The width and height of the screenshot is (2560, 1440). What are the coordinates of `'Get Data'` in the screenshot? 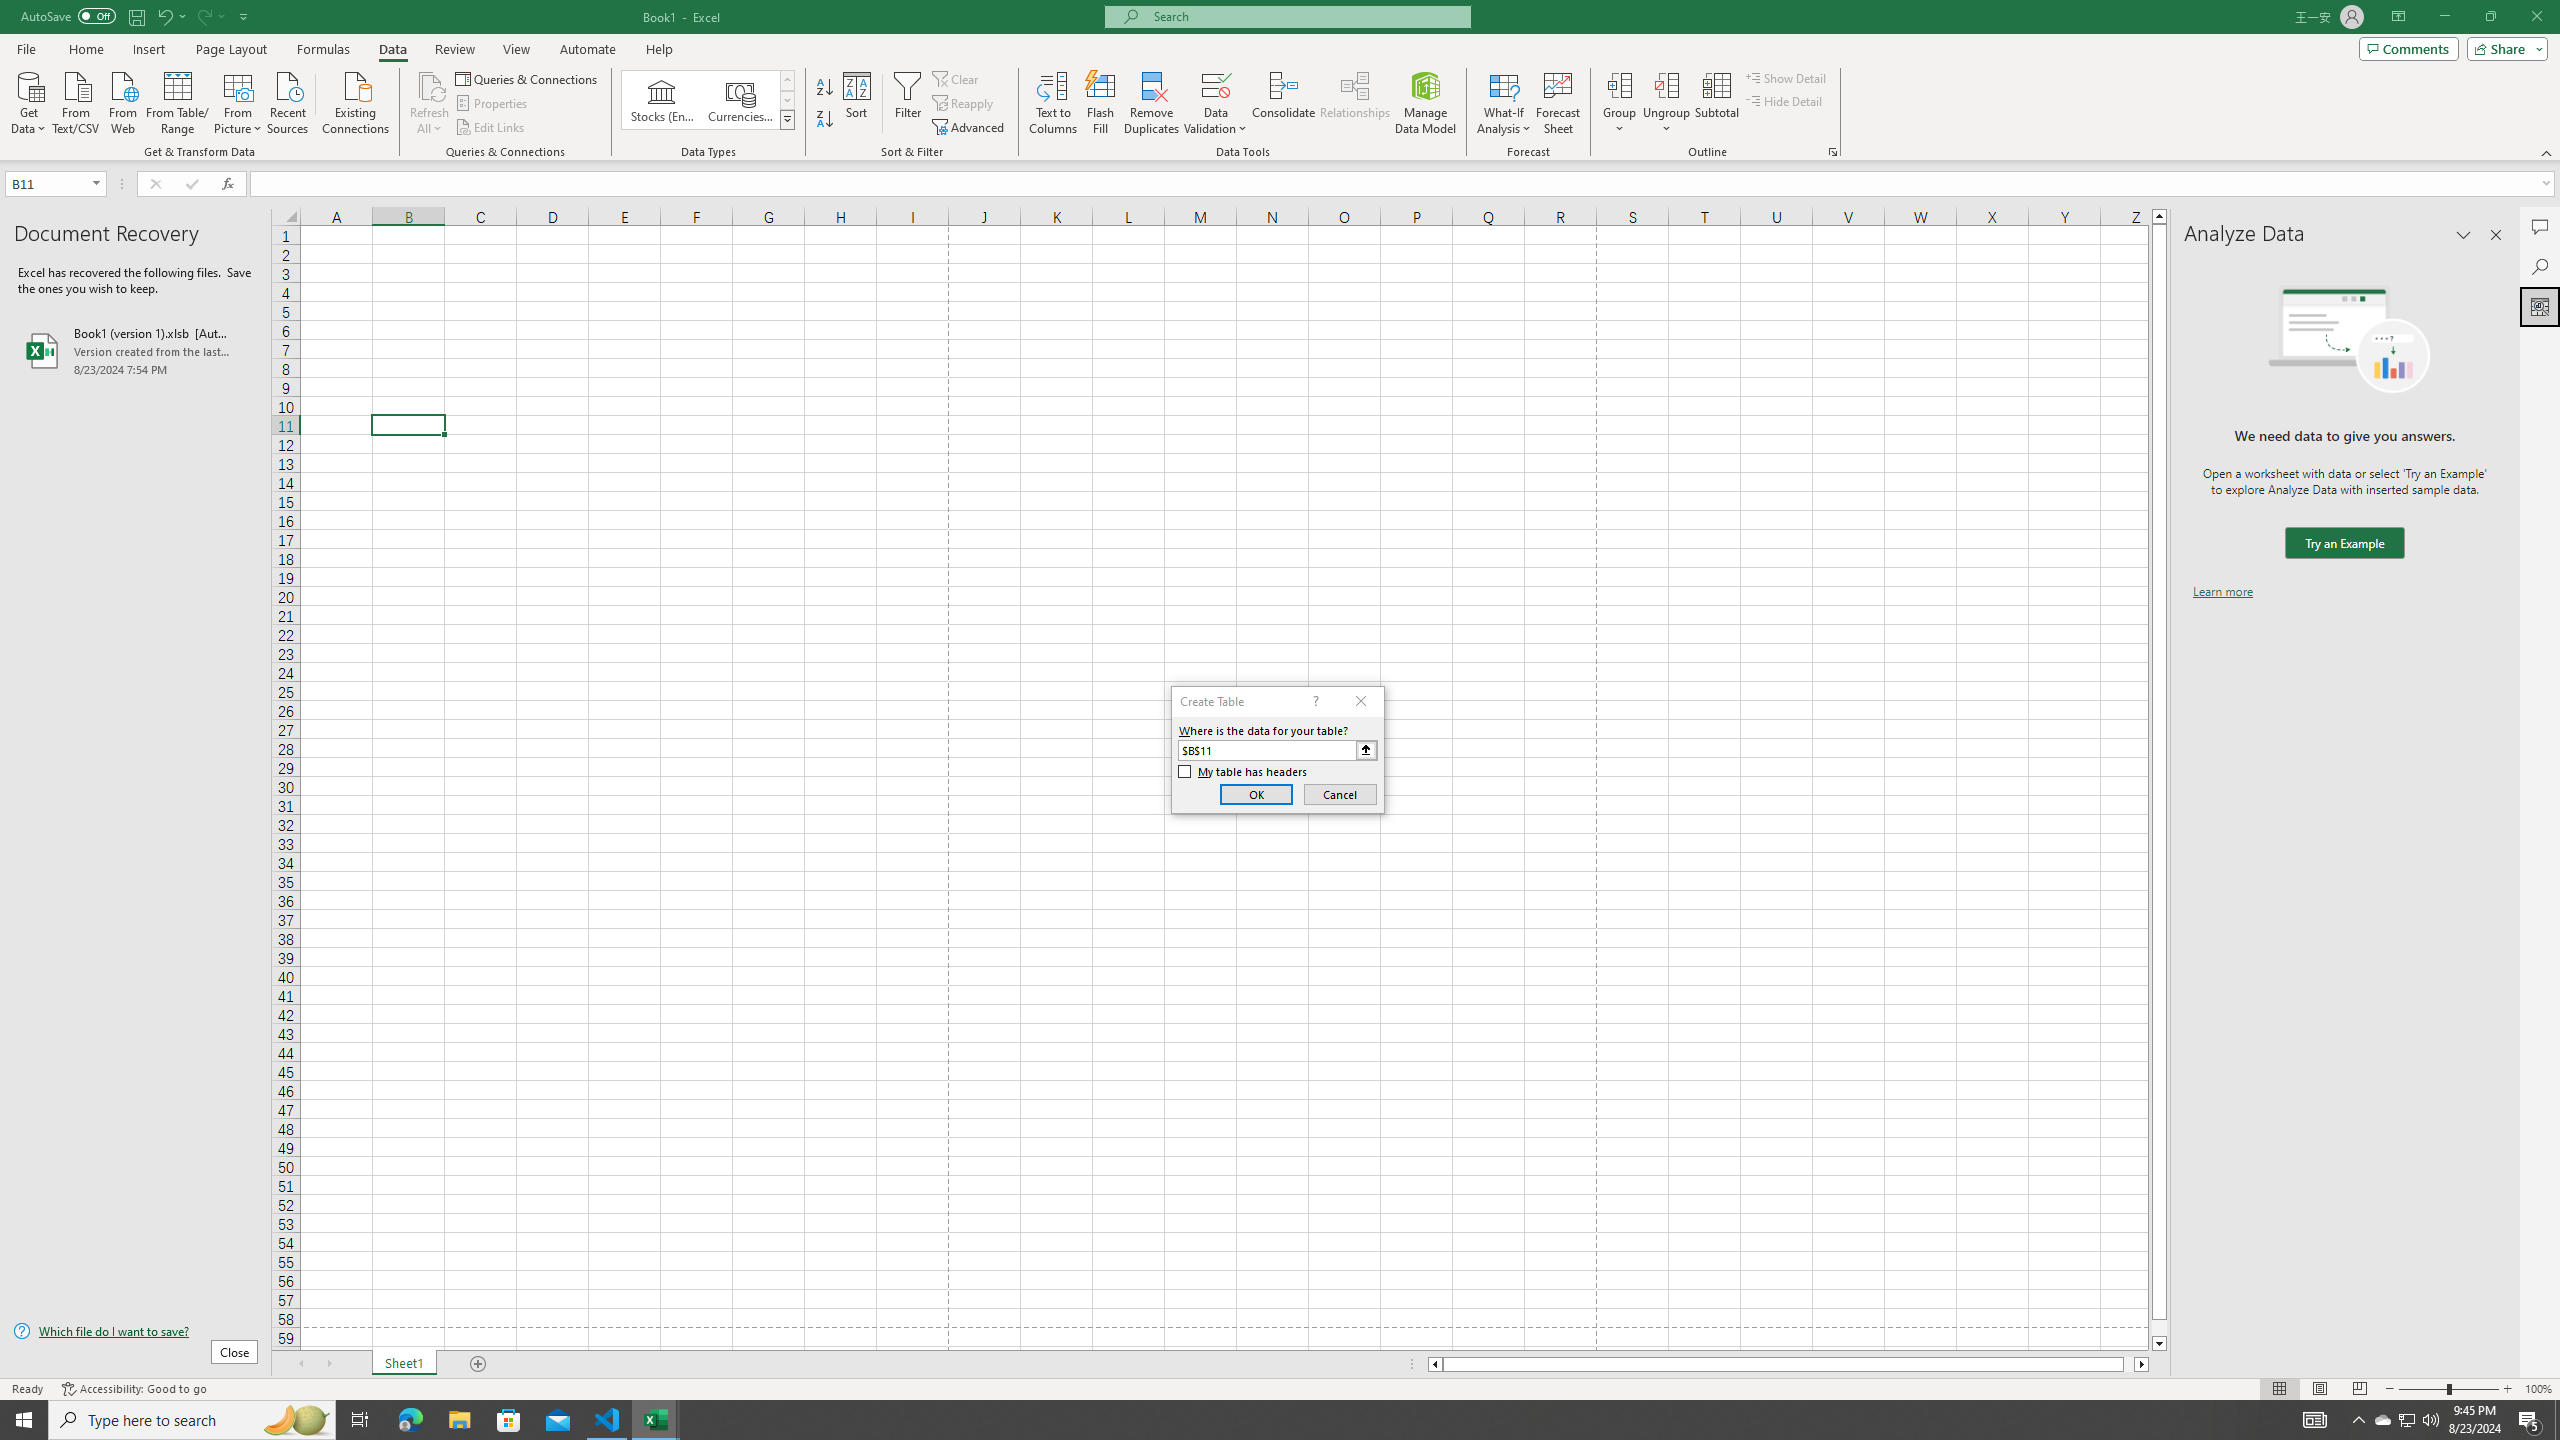 It's located at (28, 100).